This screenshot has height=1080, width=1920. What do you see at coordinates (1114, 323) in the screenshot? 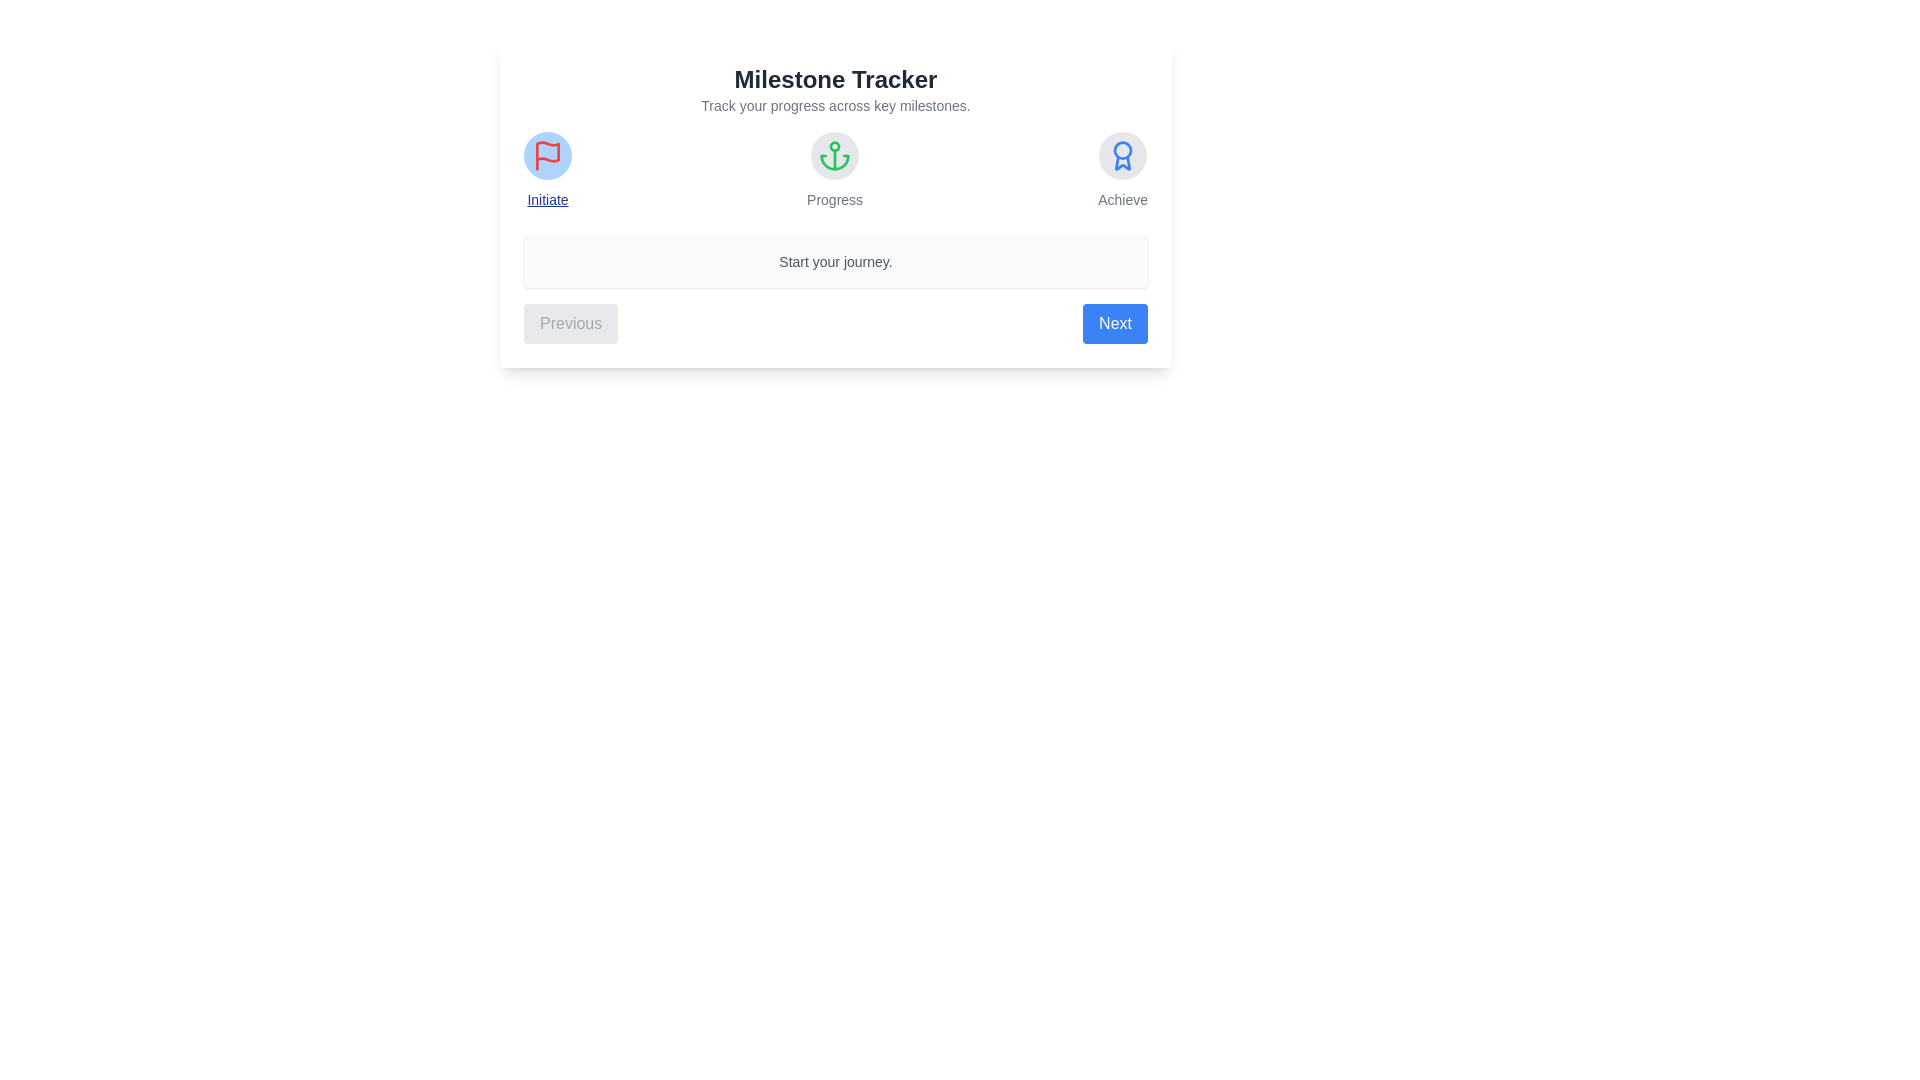
I see `the 'Next' button to progress to the next milestone` at bounding box center [1114, 323].